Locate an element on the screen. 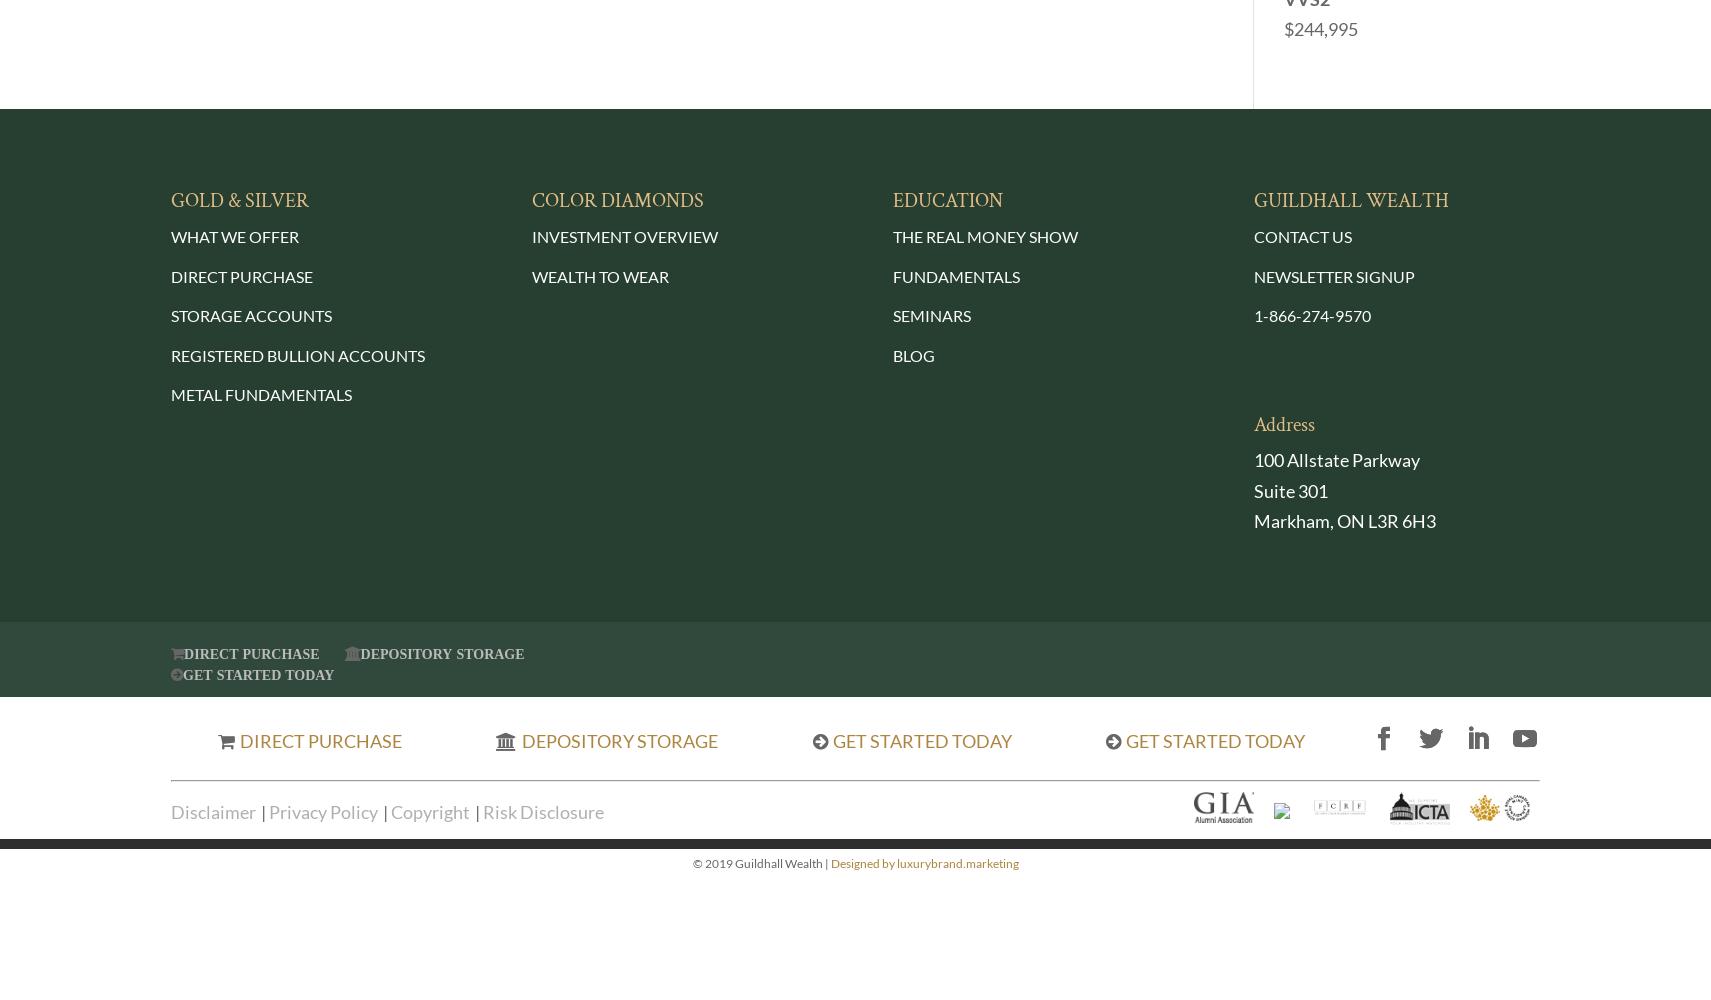  'Markham, ON L3R 6H3' is located at coordinates (1252, 521).